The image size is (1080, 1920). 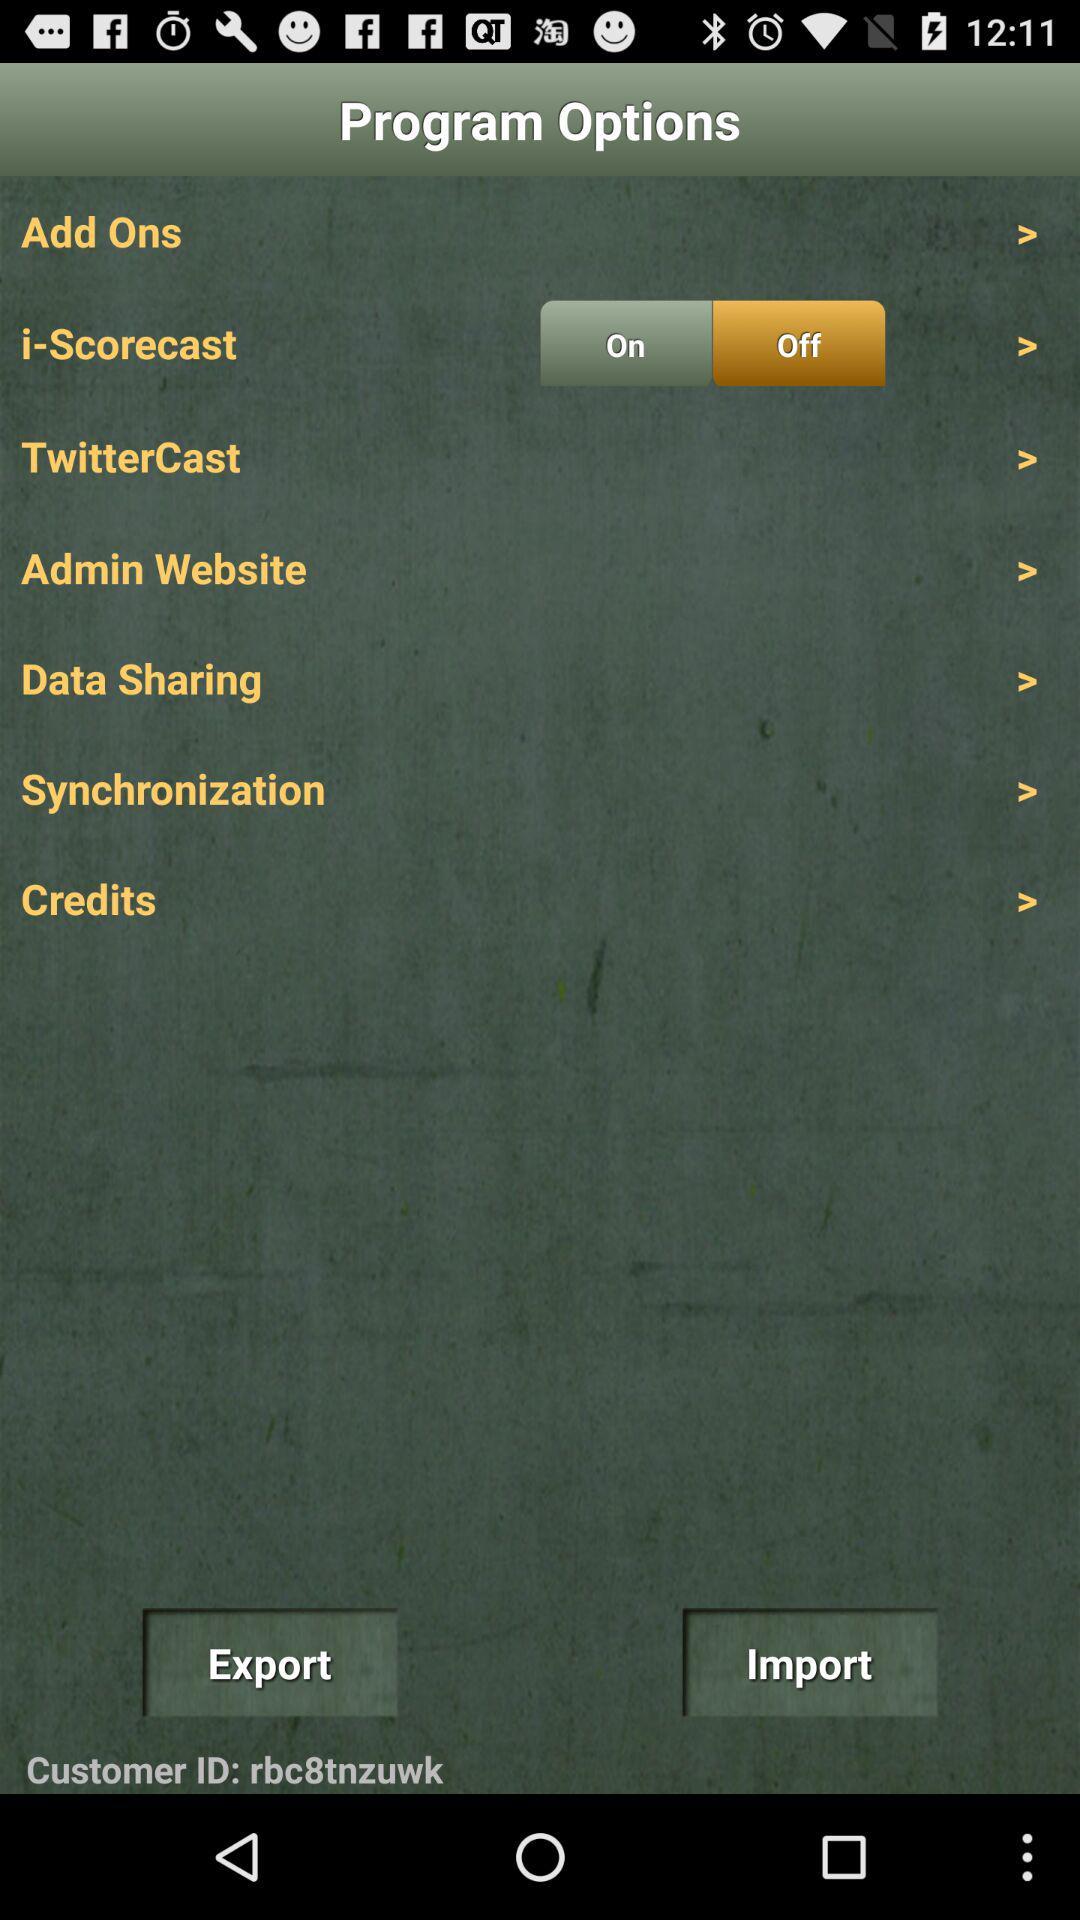 I want to click on the icon next to >, so click(x=798, y=343).